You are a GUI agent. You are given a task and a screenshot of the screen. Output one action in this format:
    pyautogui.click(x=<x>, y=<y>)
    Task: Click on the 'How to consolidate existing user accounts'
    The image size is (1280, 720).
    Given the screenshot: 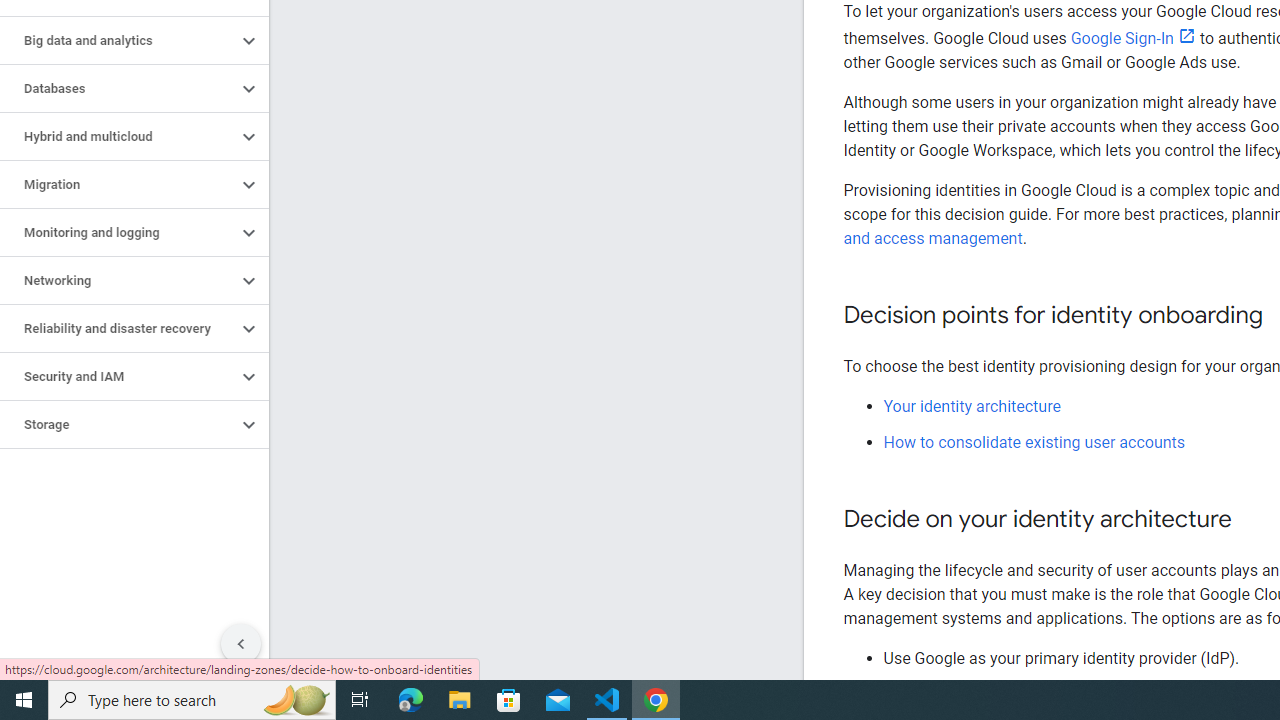 What is the action you would take?
    pyautogui.click(x=1034, y=441)
    